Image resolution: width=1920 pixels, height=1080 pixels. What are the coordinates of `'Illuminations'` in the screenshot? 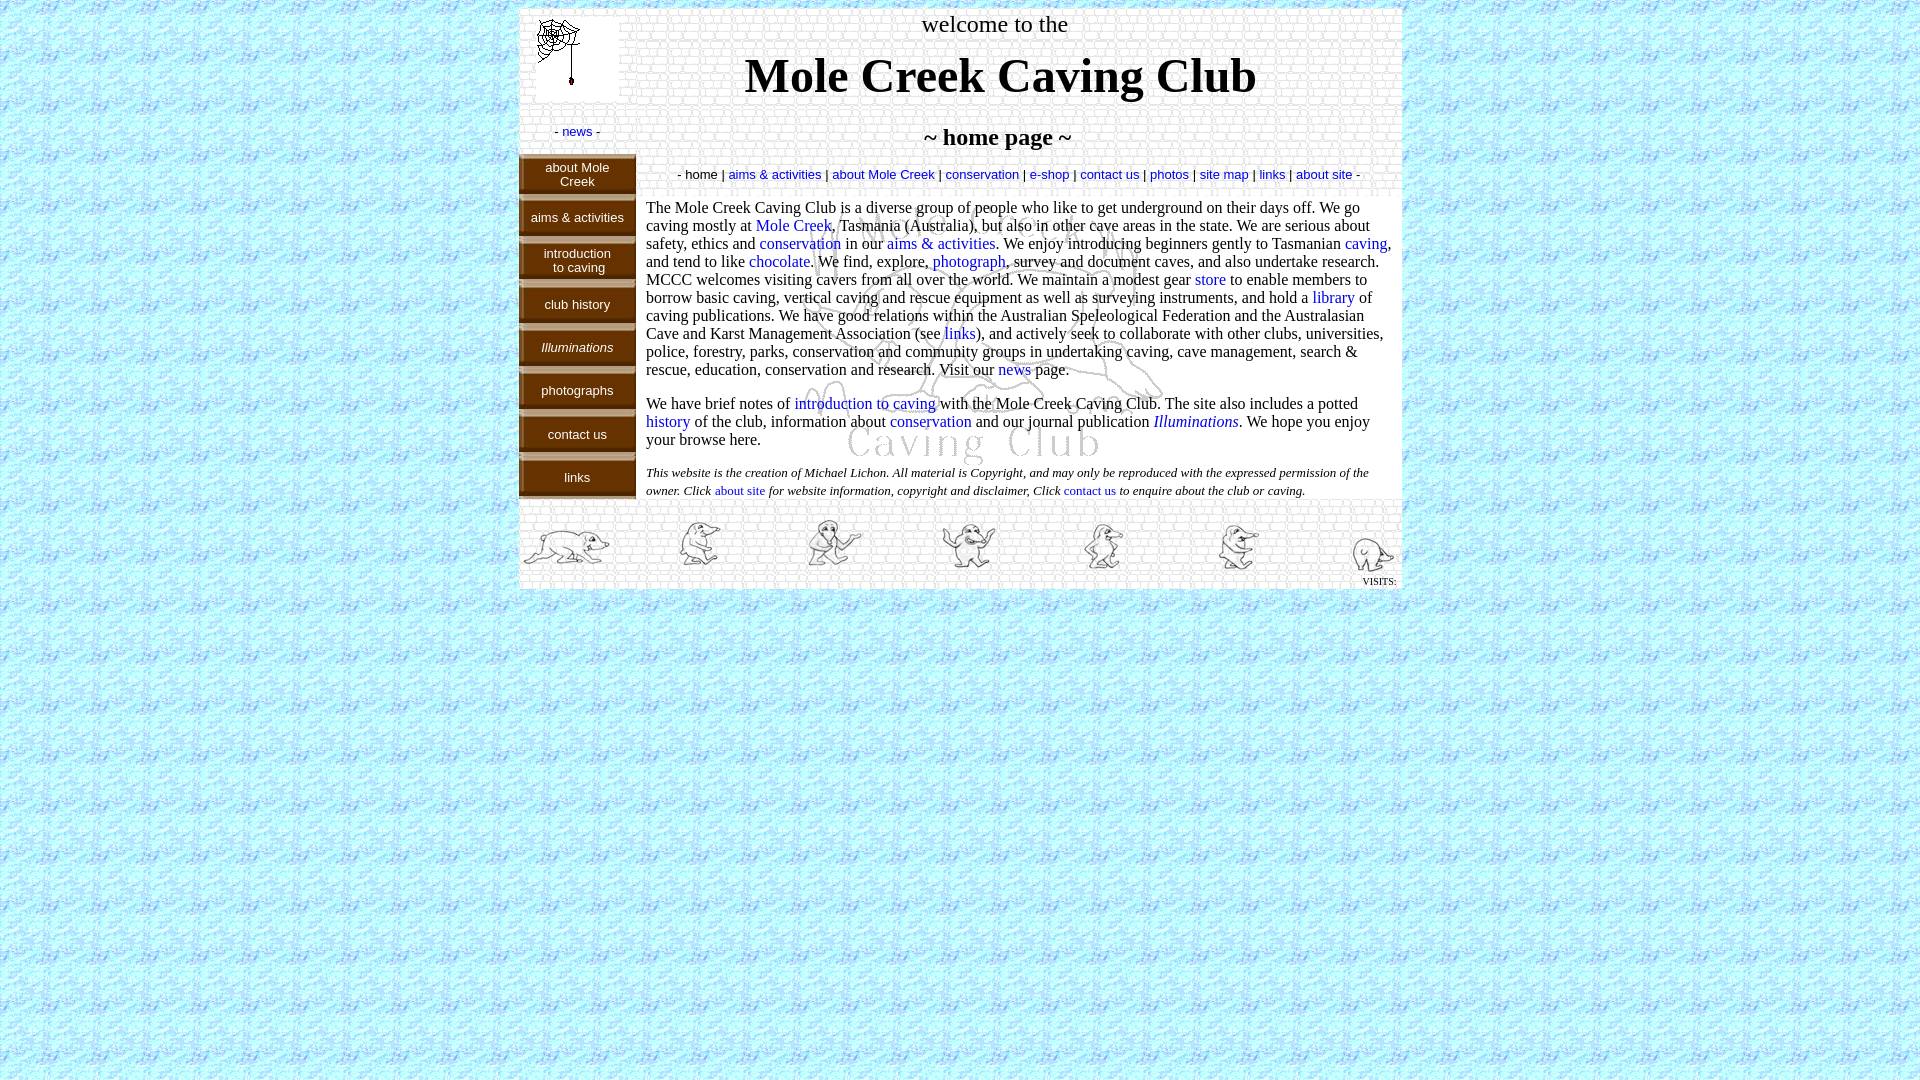 It's located at (1195, 420).